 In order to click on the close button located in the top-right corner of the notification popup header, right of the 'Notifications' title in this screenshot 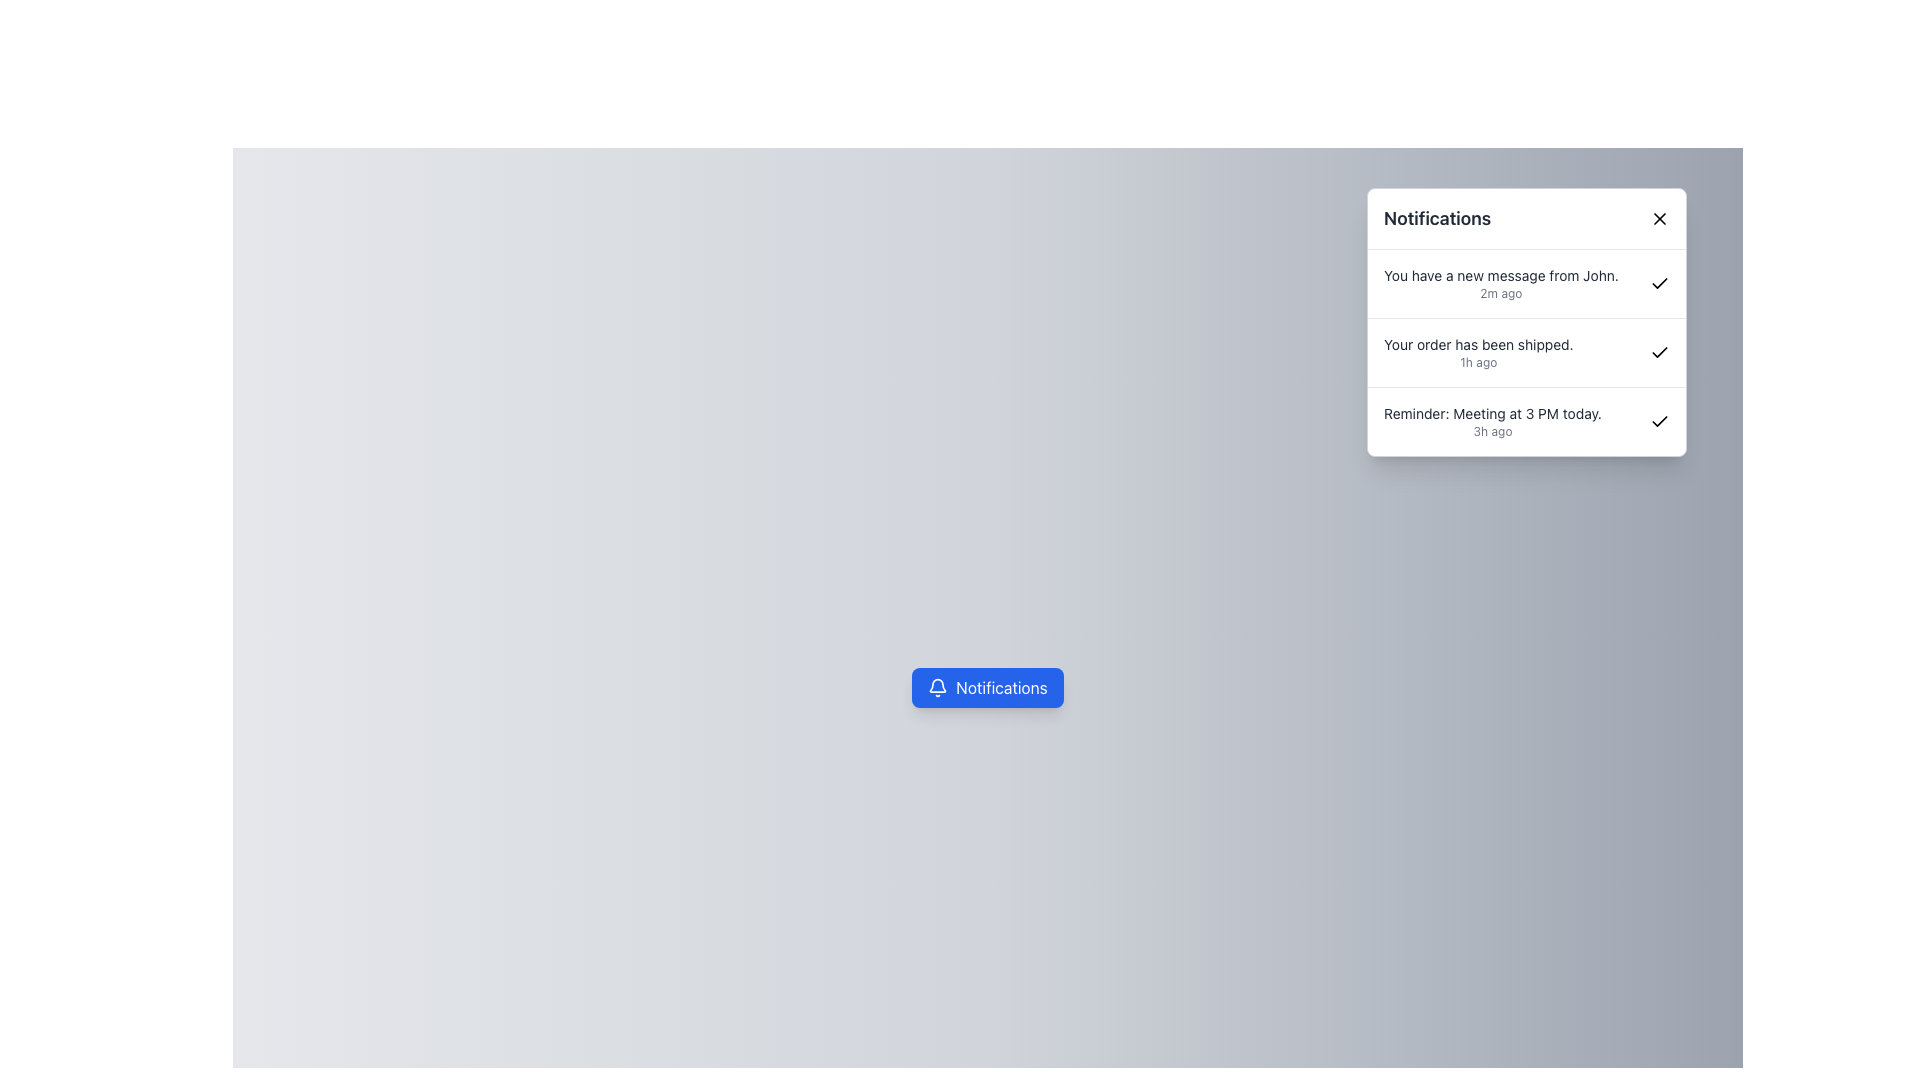, I will do `click(1660, 219)`.